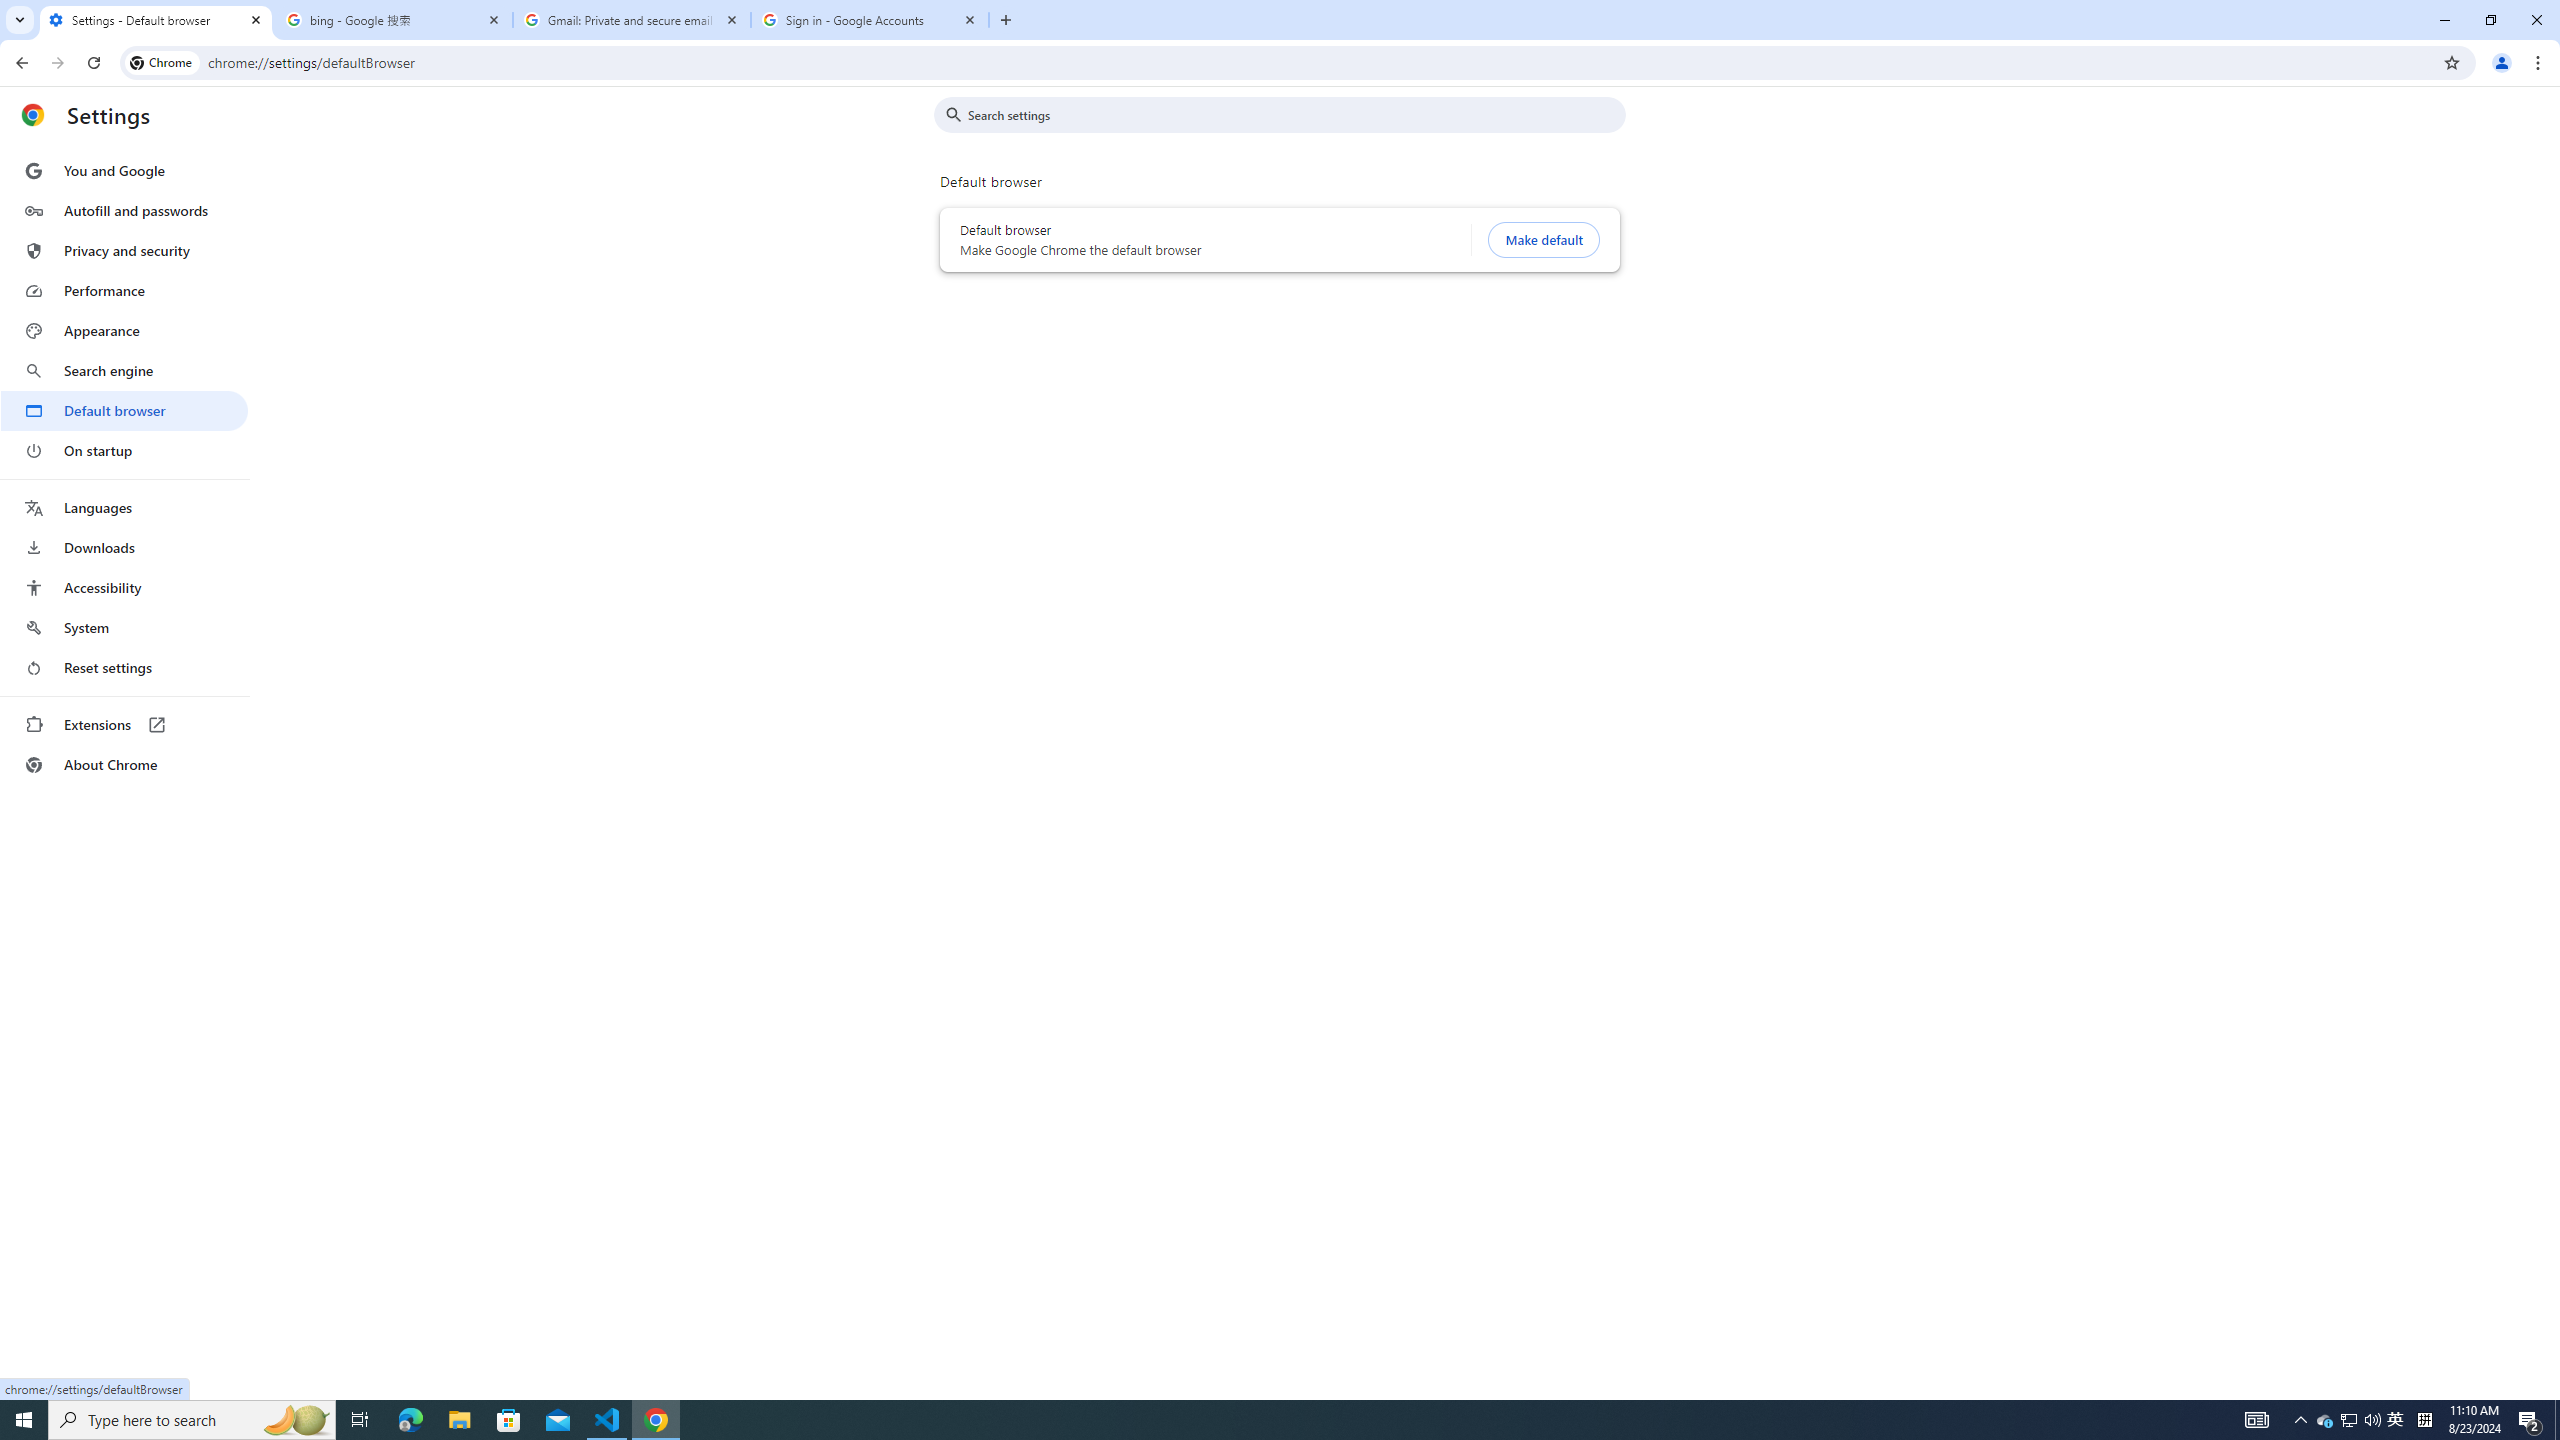 Image resolution: width=2560 pixels, height=1440 pixels. What do you see at coordinates (123, 724) in the screenshot?
I see `'Extensions'` at bounding box center [123, 724].